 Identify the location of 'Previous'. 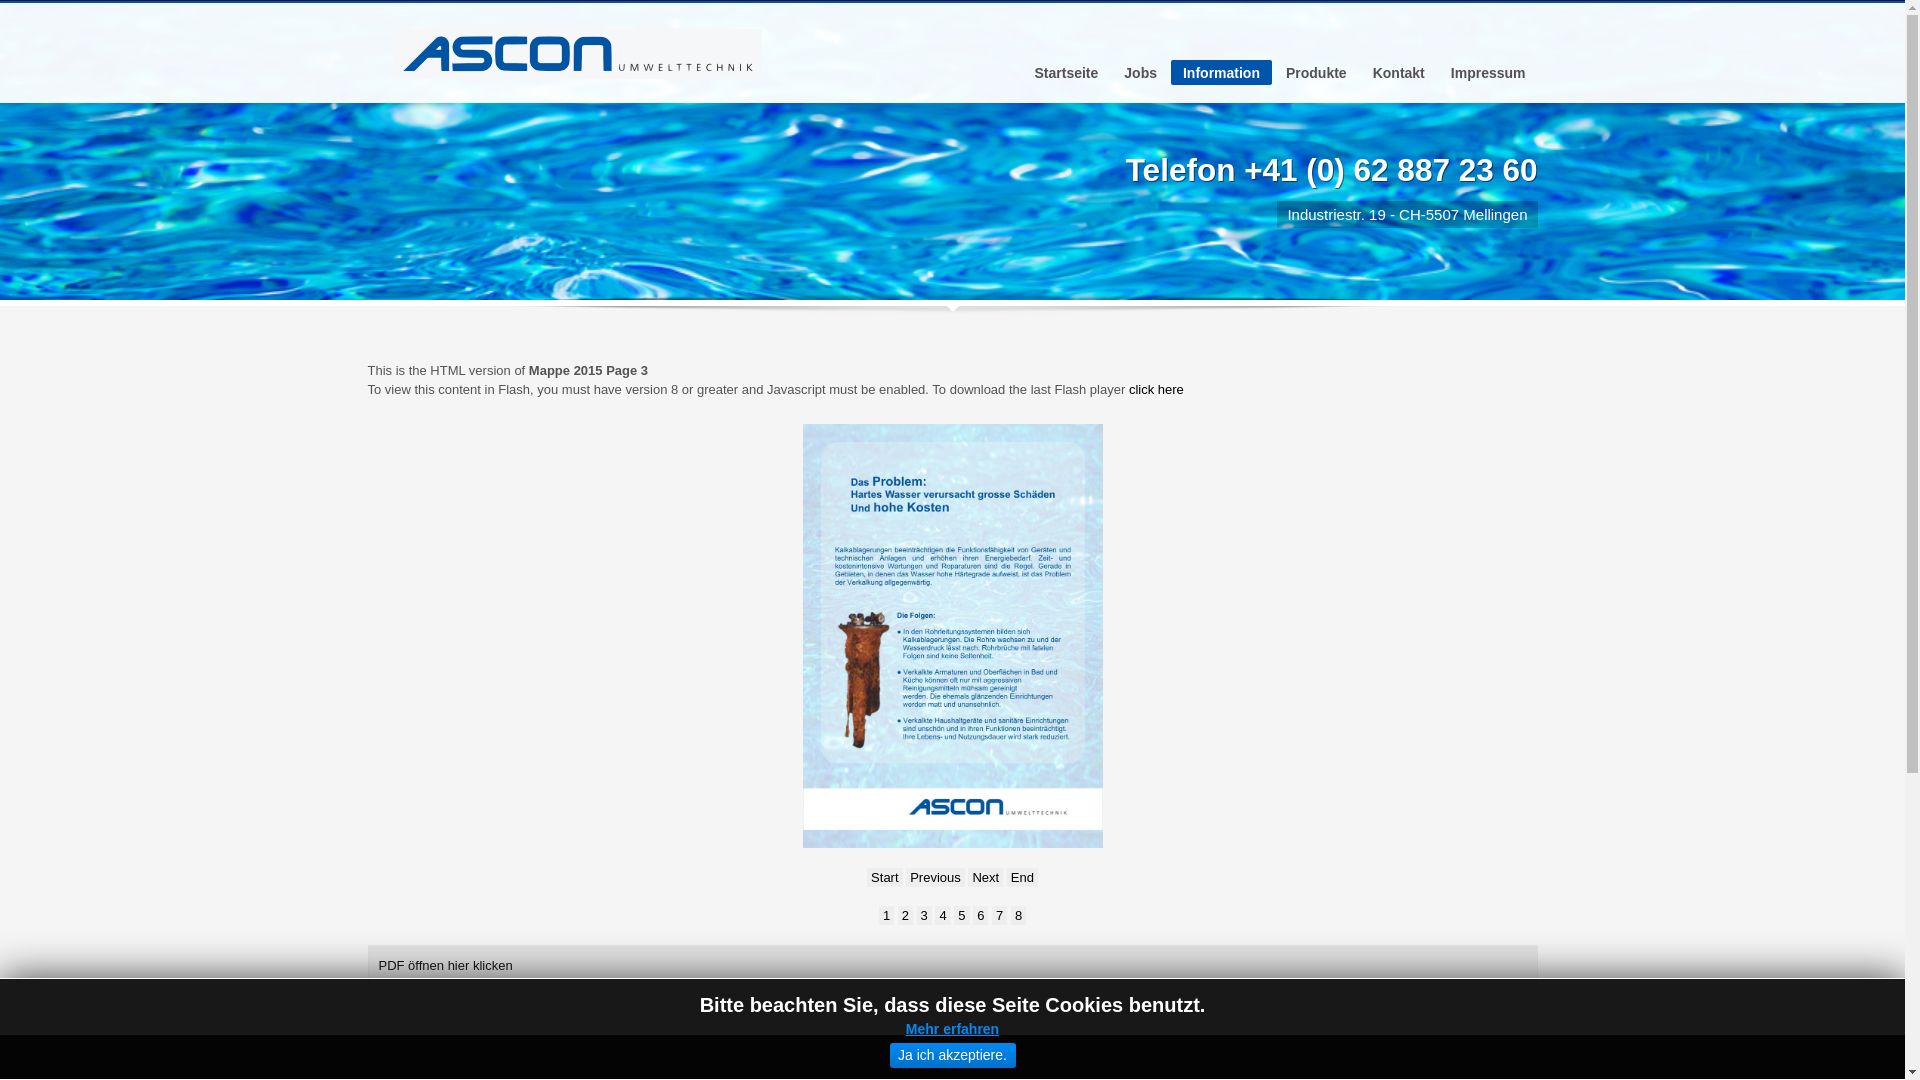
(934, 876).